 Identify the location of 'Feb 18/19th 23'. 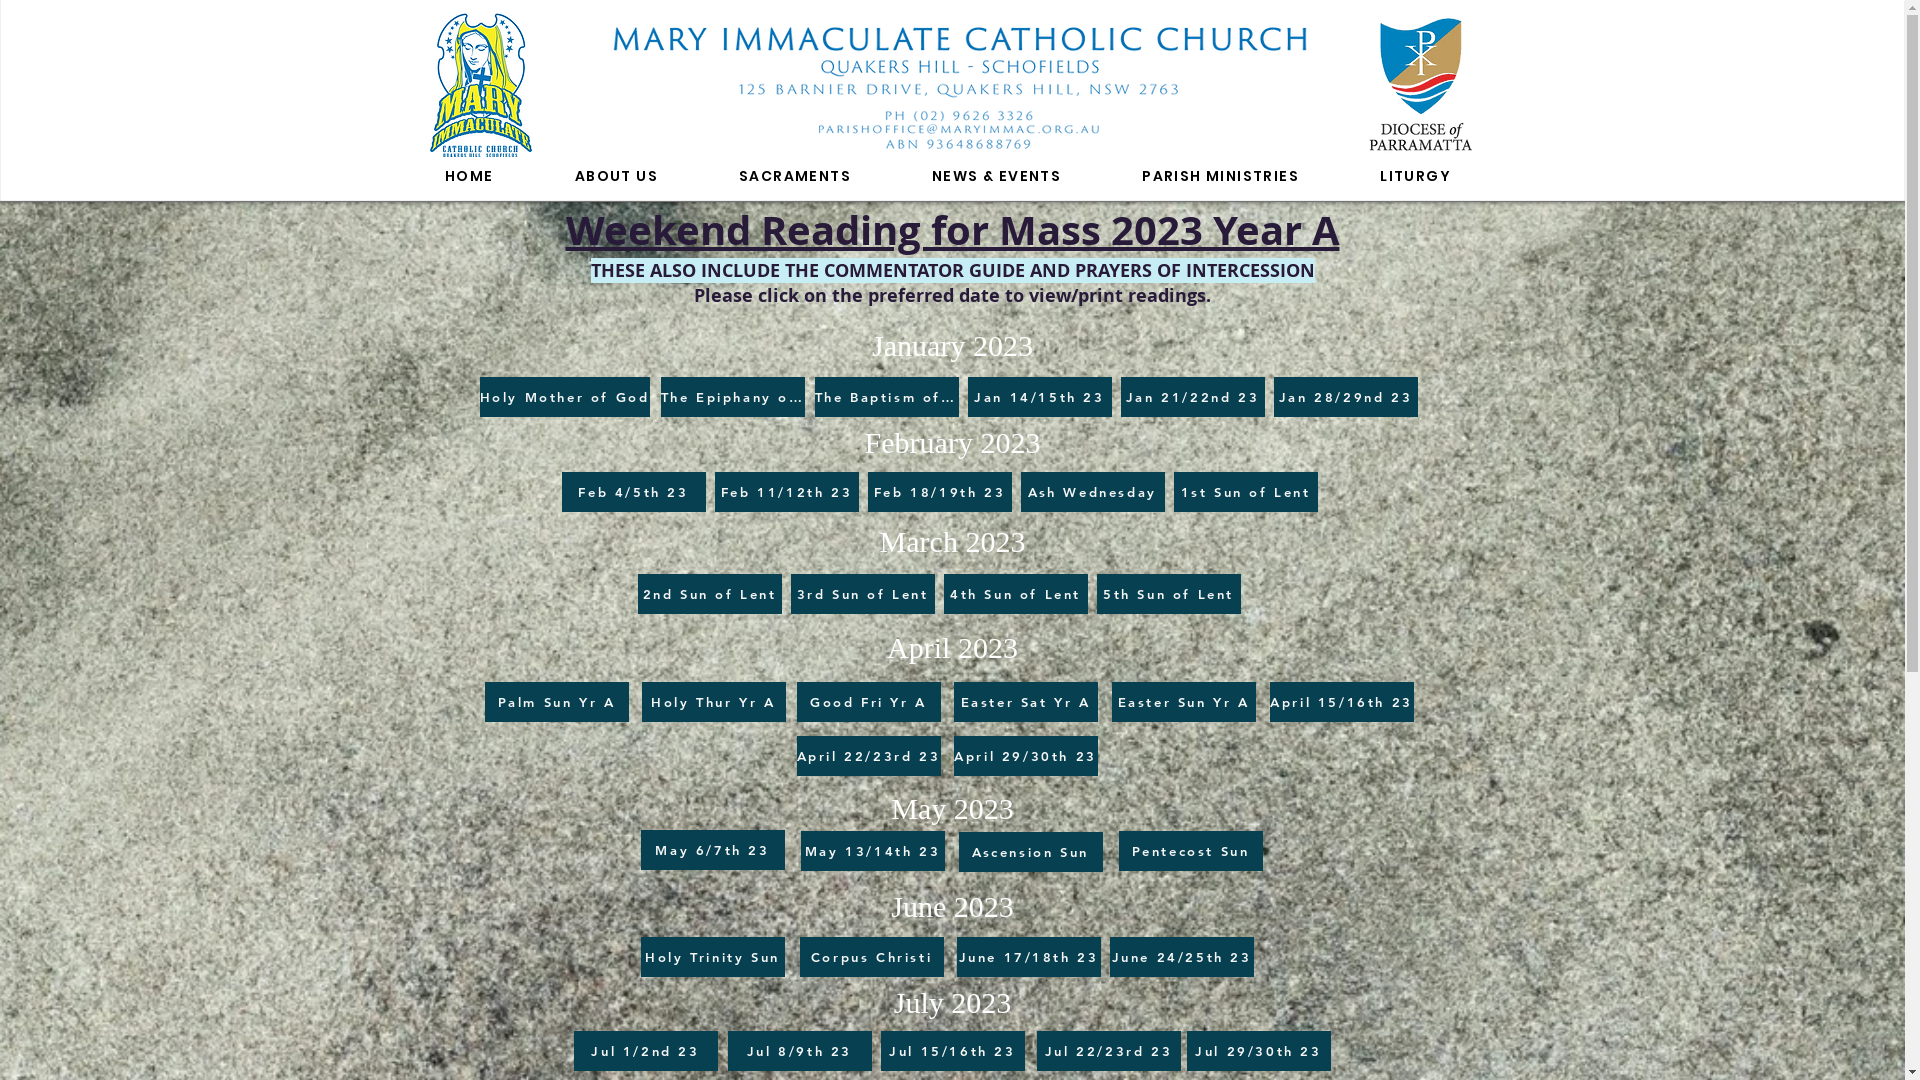
(939, 492).